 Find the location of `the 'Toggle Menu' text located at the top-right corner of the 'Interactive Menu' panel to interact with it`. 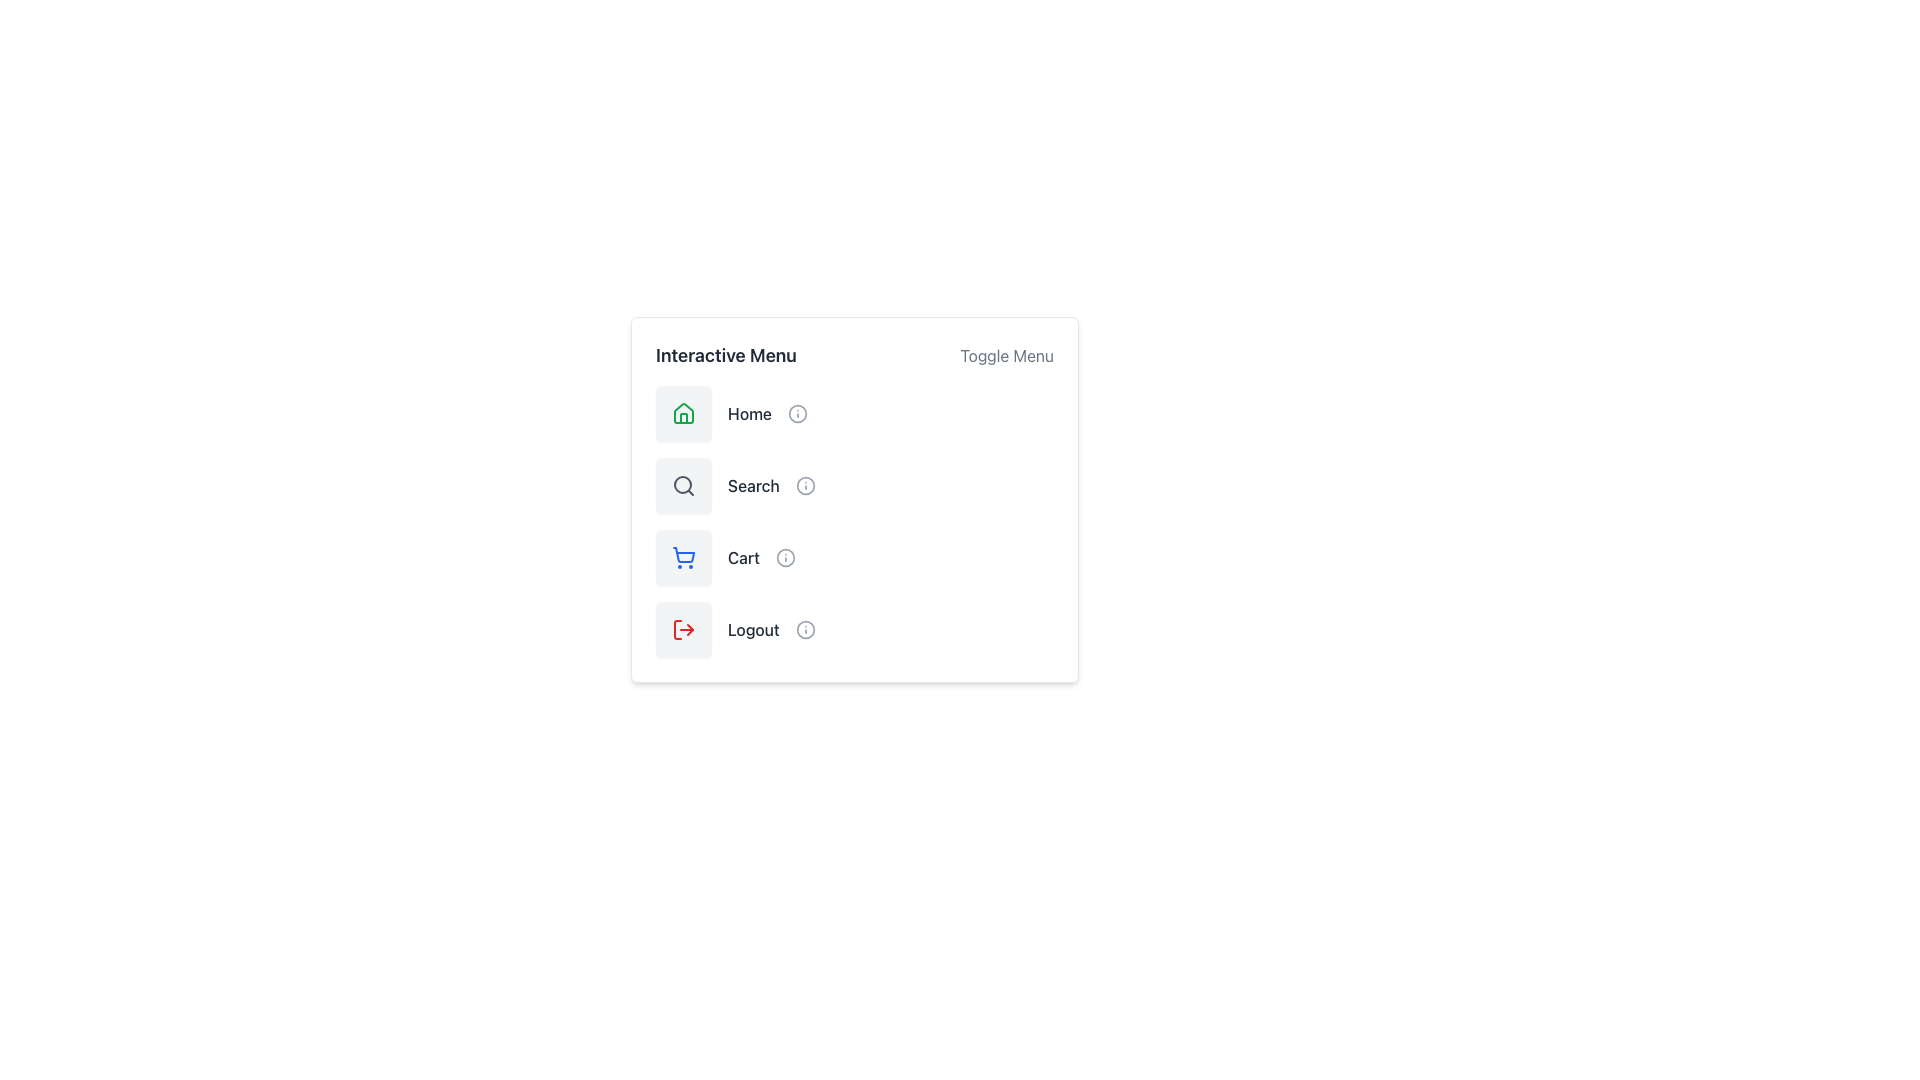

the 'Toggle Menu' text located at the top-right corner of the 'Interactive Menu' panel to interact with it is located at coordinates (1007, 354).